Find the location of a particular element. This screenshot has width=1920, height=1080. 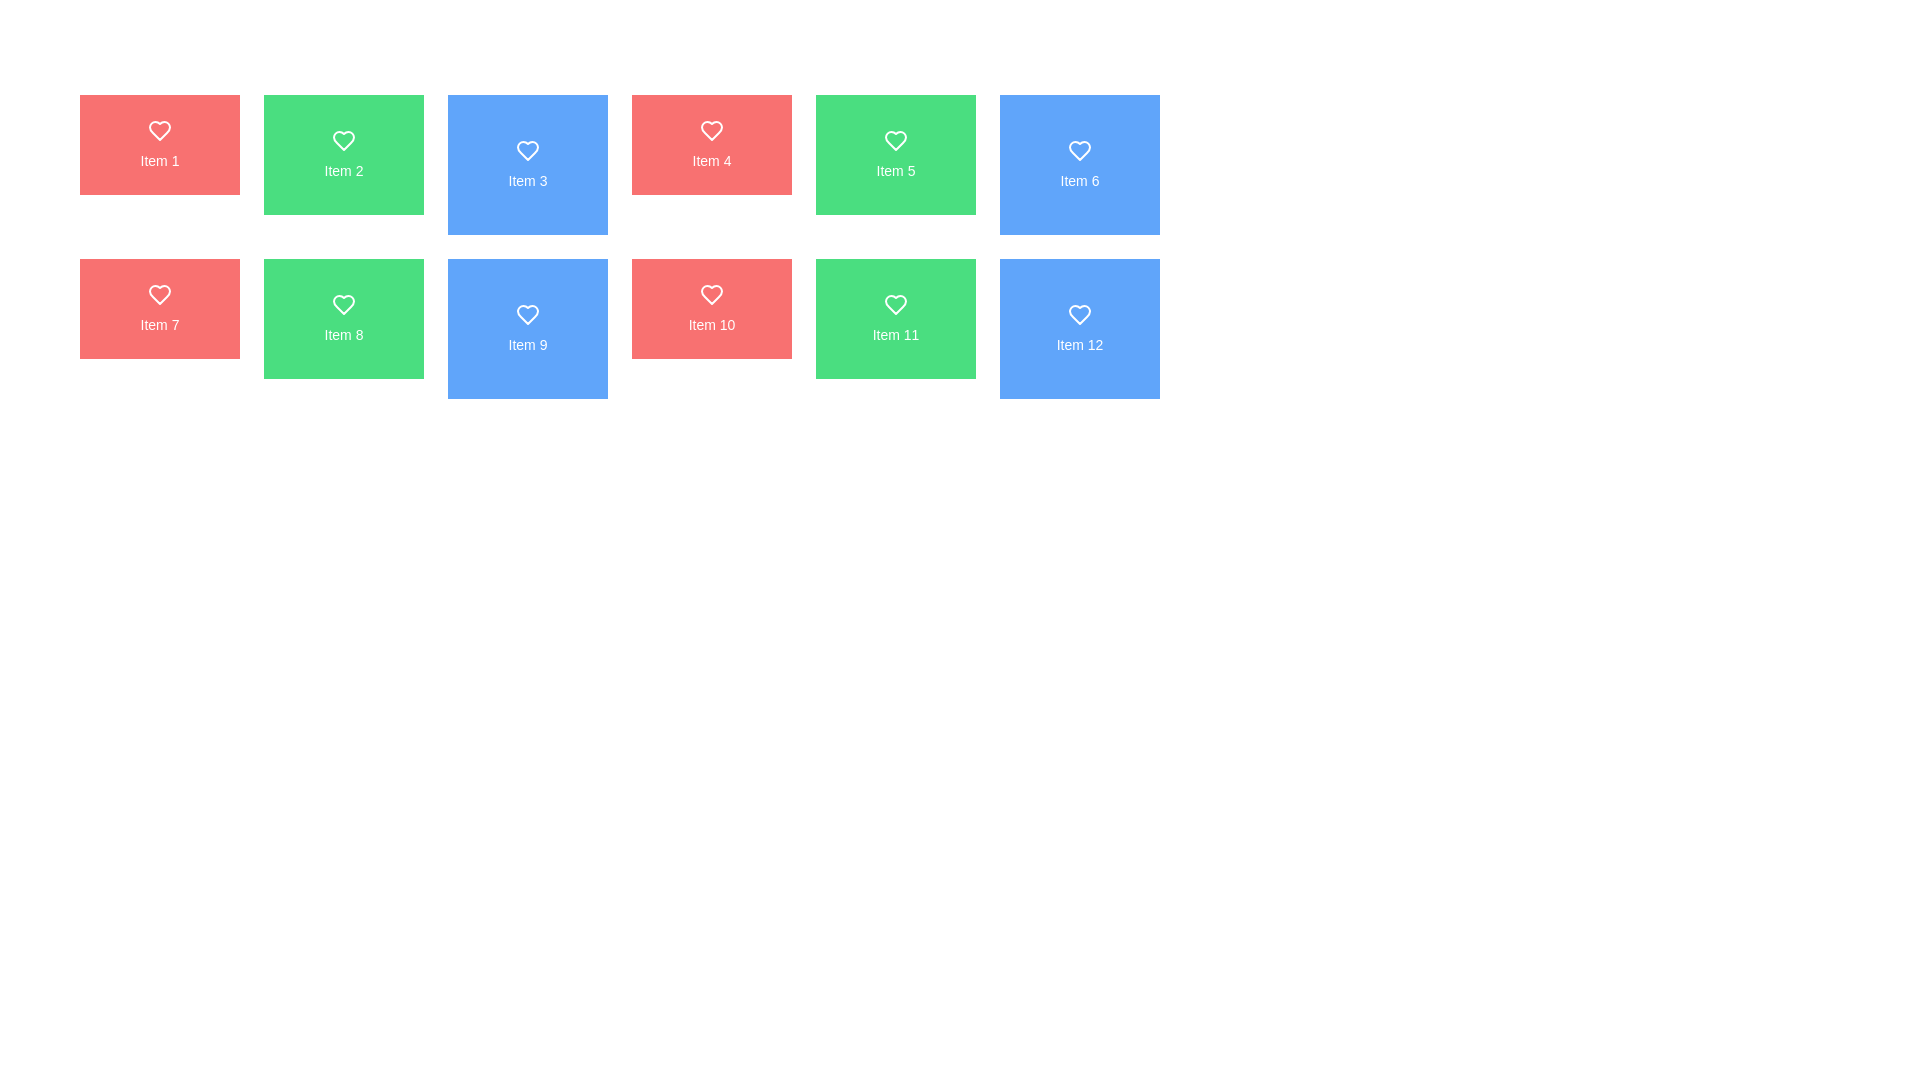

the heart-shaped icon representing the favorite feature, located within the blue square labeled Item 12 at the bottom-right corner of the grid is located at coordinates (1079, 315).